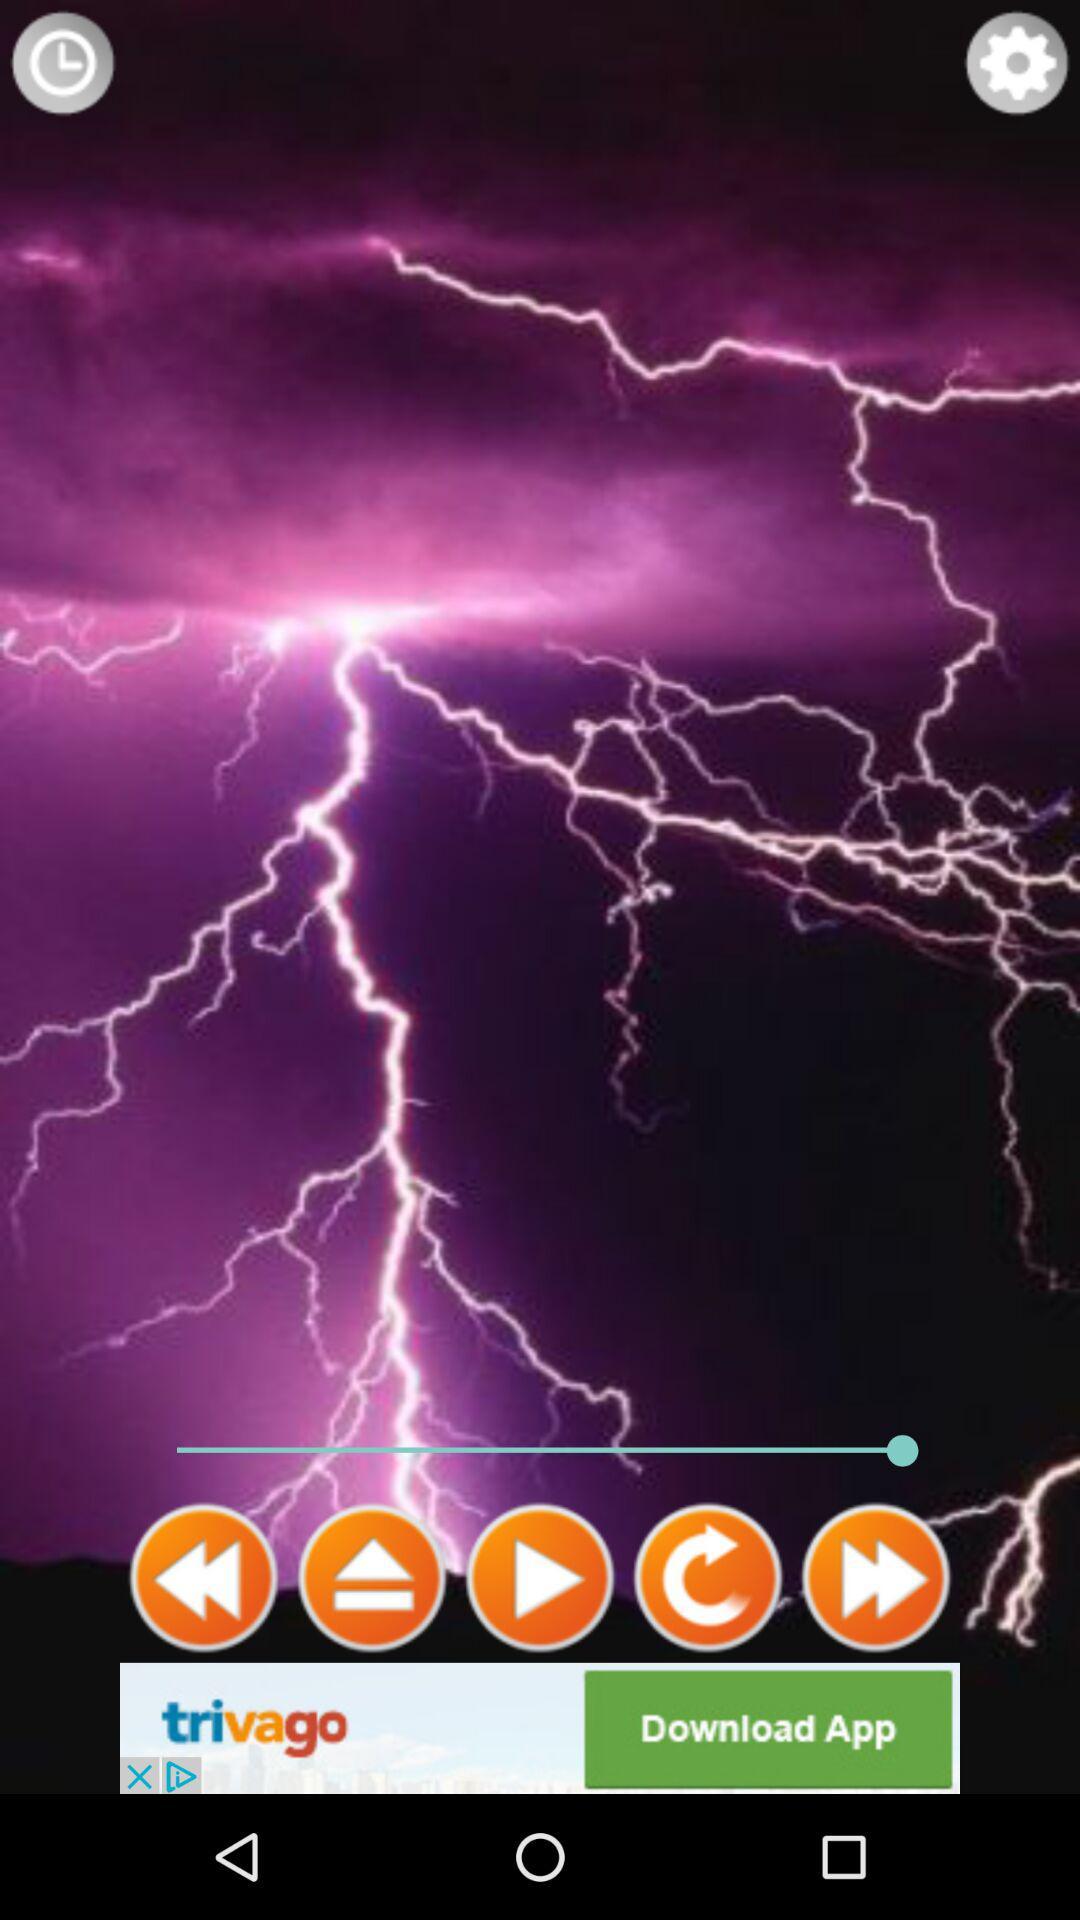  Describe the element at coordinates (540, 1727) in the screenshot. I see `clickable advertisement` at that location.